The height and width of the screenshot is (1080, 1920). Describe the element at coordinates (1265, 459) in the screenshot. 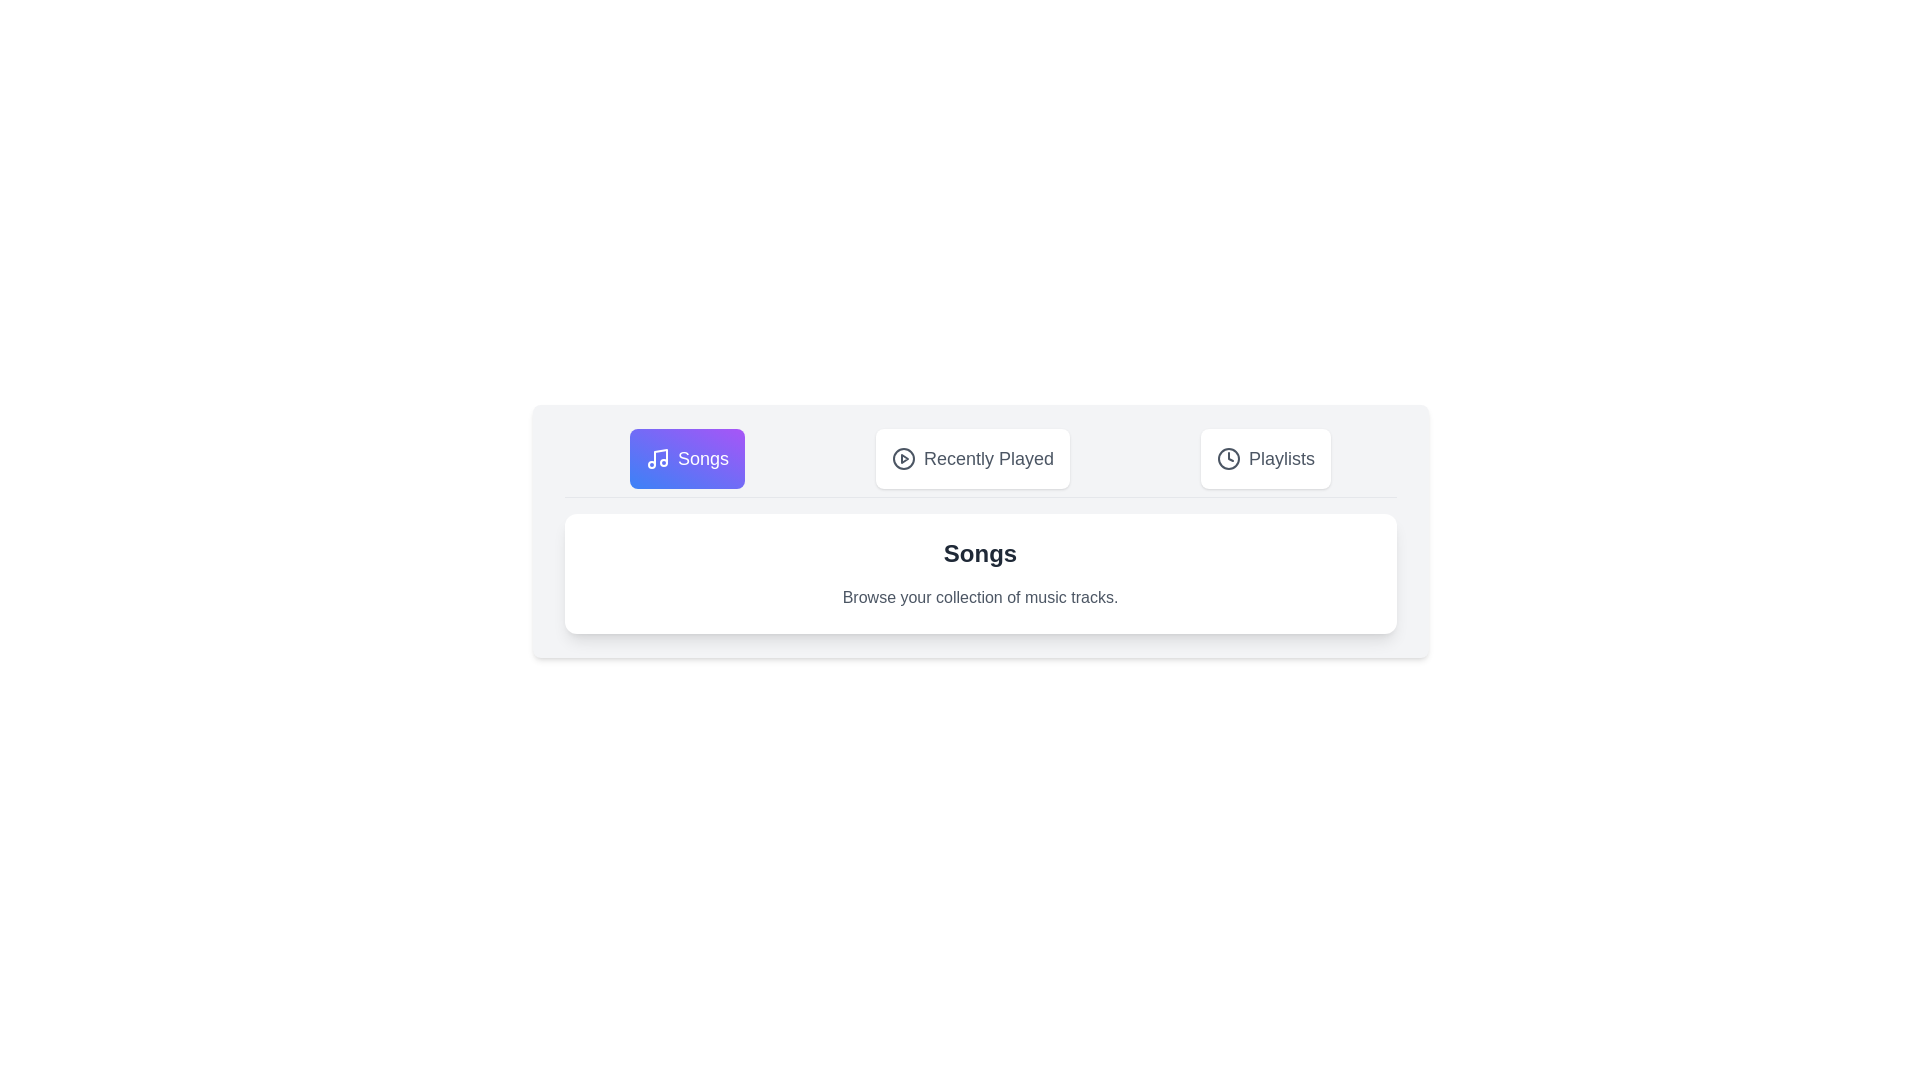

I see `the tab labeled Playlists` at that location.